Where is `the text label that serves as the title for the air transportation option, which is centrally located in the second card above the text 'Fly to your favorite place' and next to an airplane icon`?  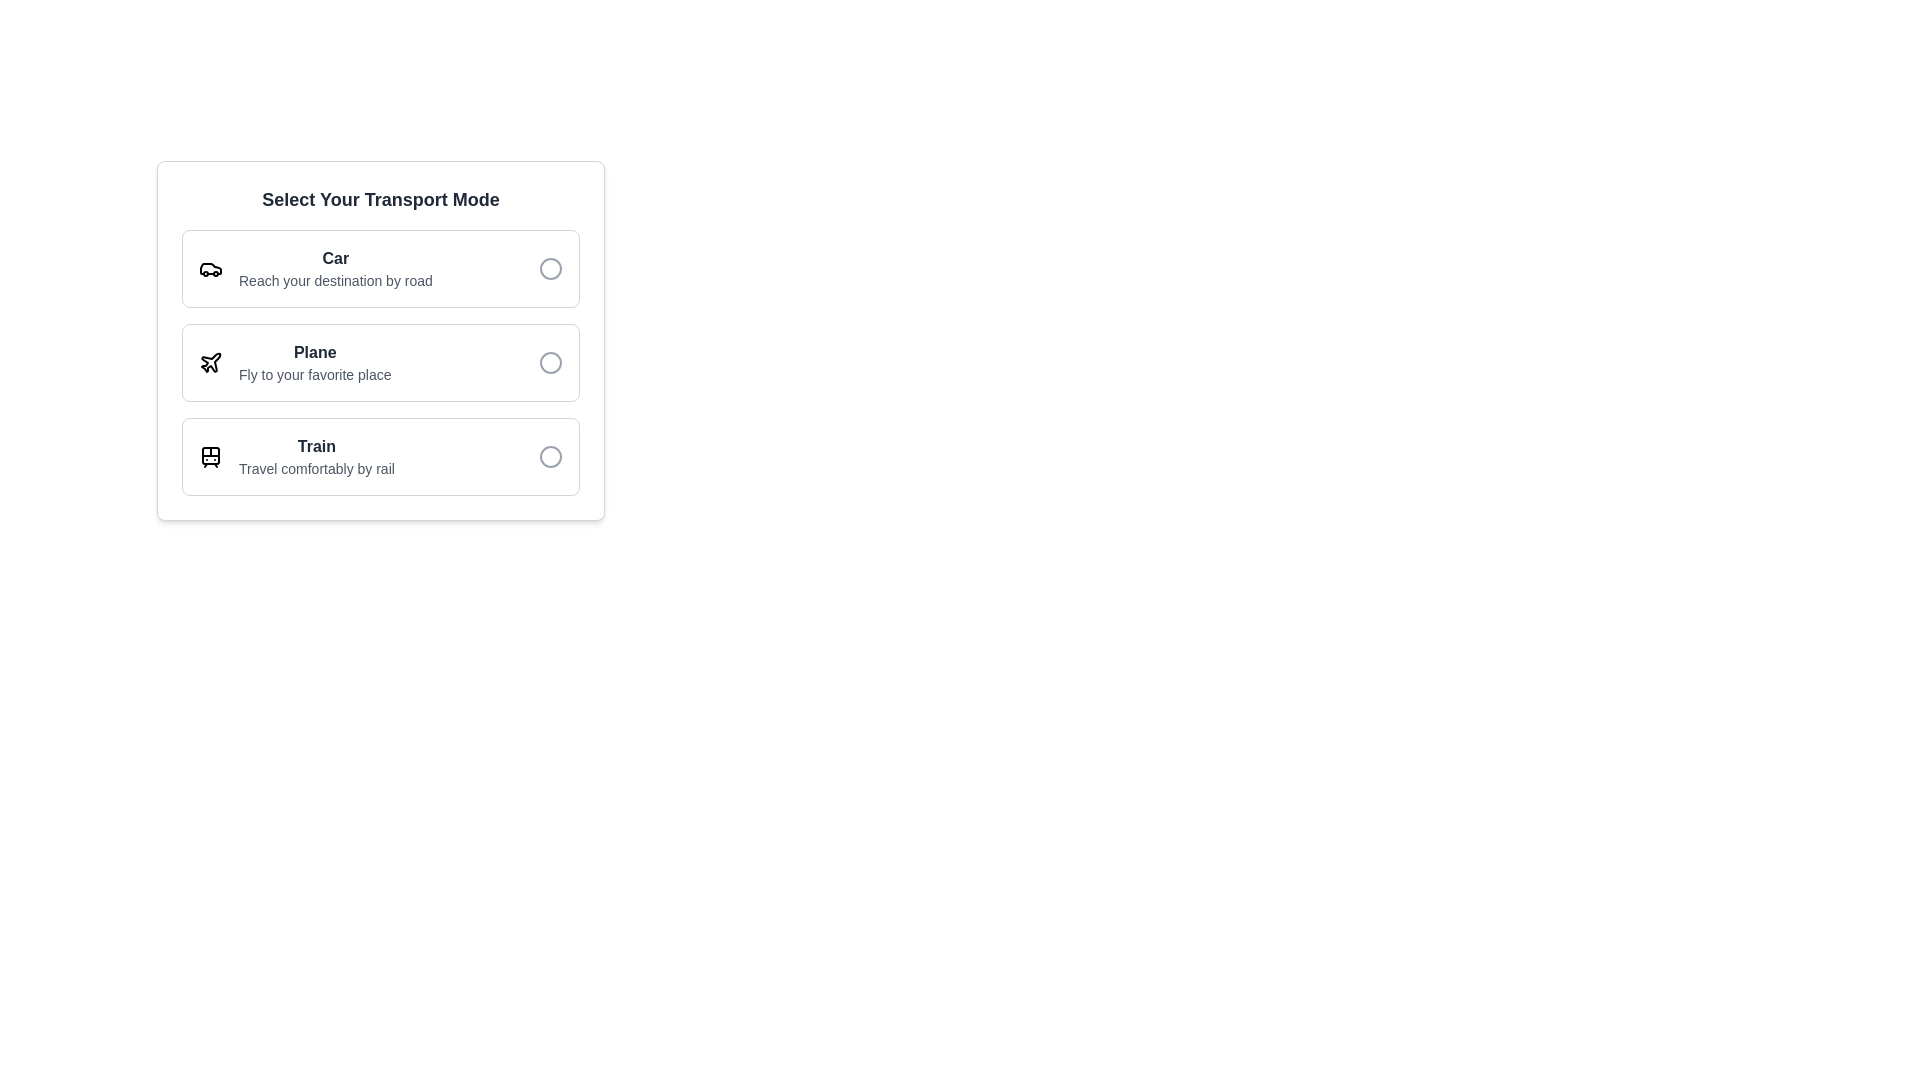
the text label that serves as the title for the air transportation option, which is centrally located in the second card above the text 'Fly to your favorite place' and next to an airplane icon is located at coordinates (314, 352).